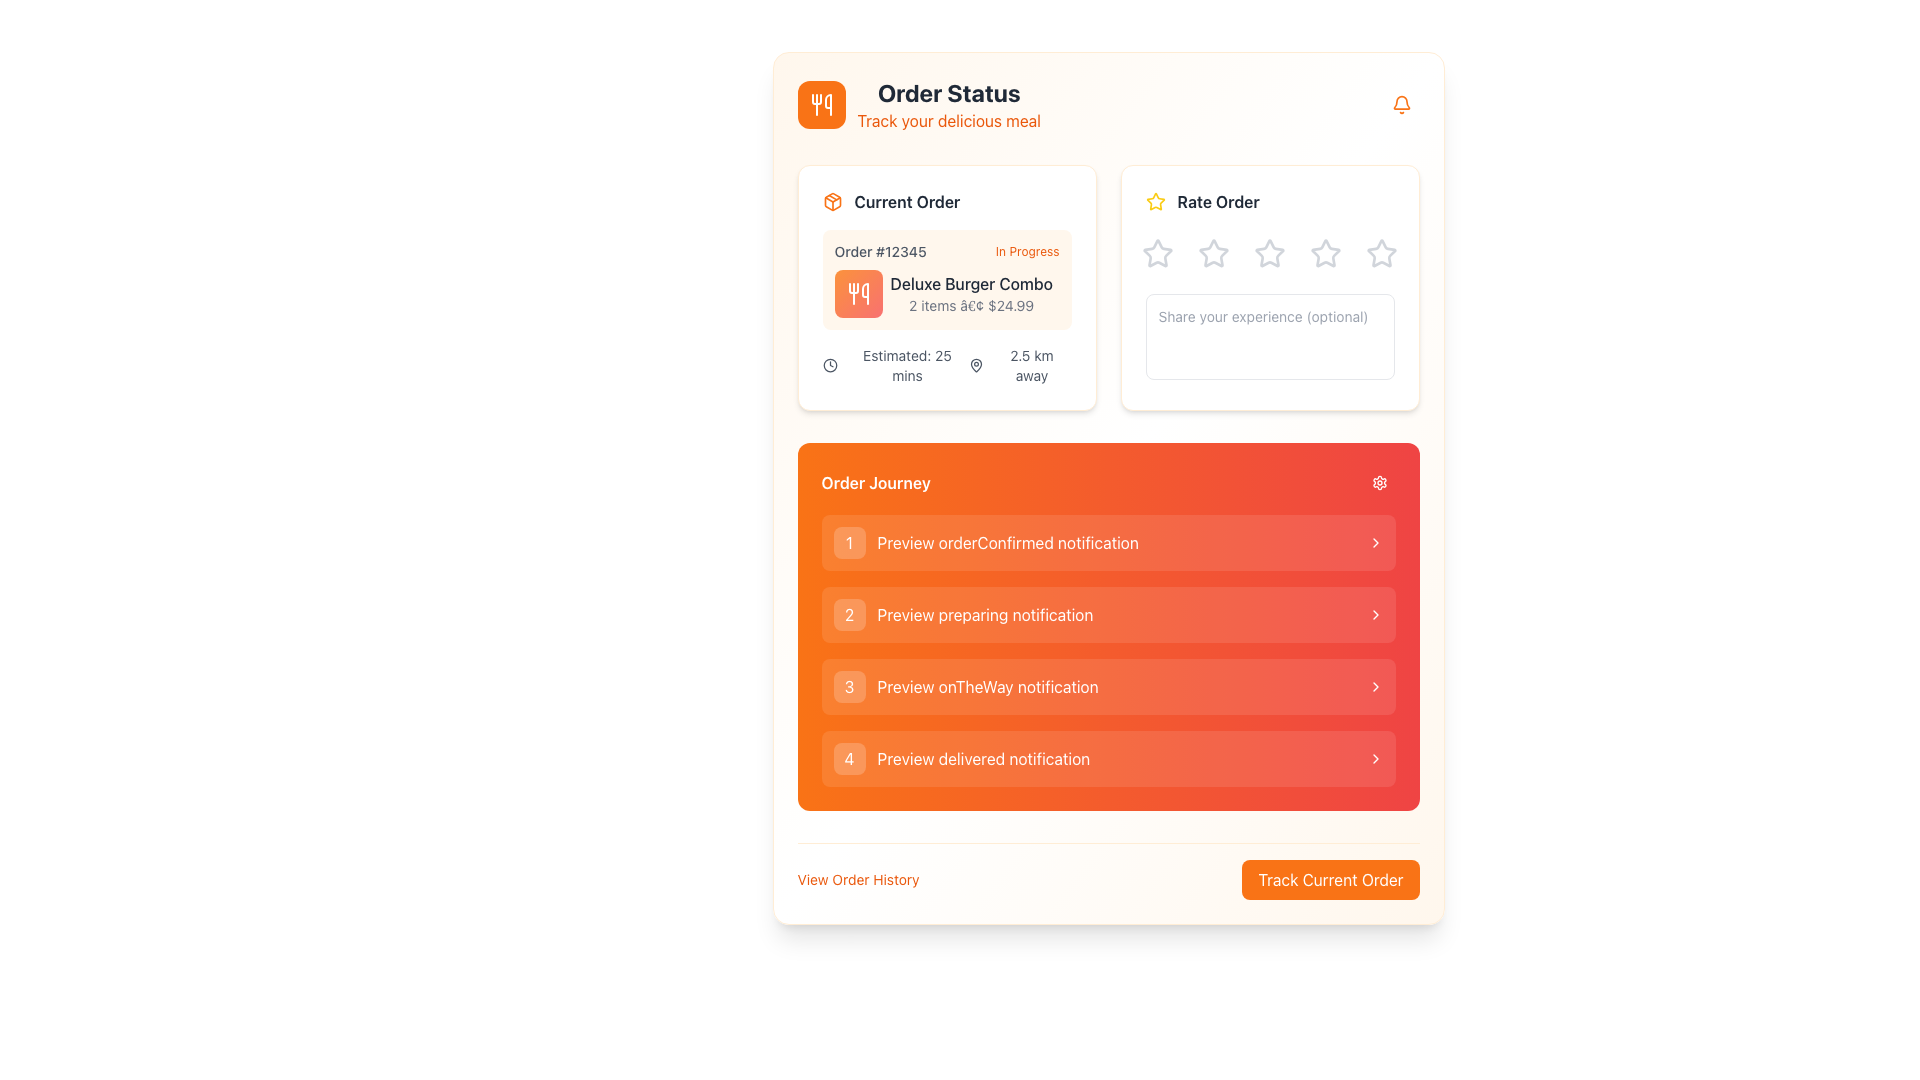 Image resolution: width=1920 pixels, height=1080 pixels. I want to click on the visual indicator for the number '2' located on the left side of the 'Preview preparing notification' panel item, so click(849, 613).